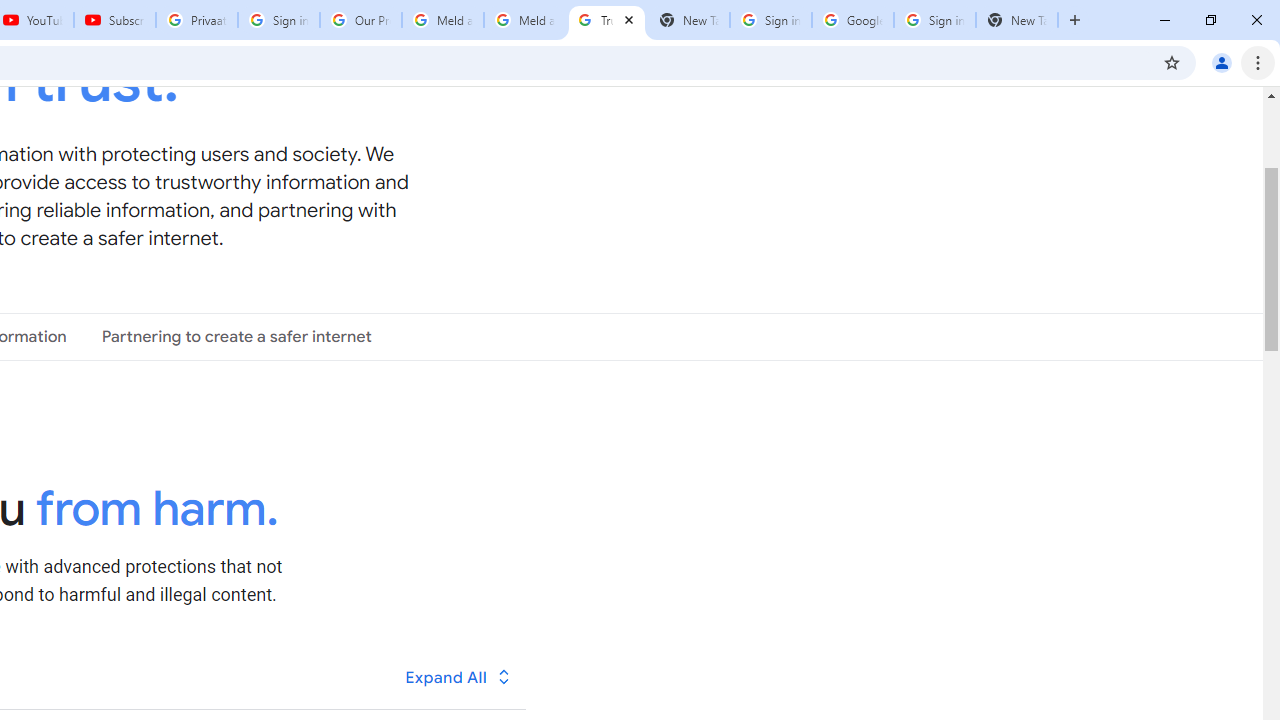  What do you see at coordinates (934, 20) in the screenshot?
I see `'Sign in - Google Accounts'` at bounding box center [934, 20].